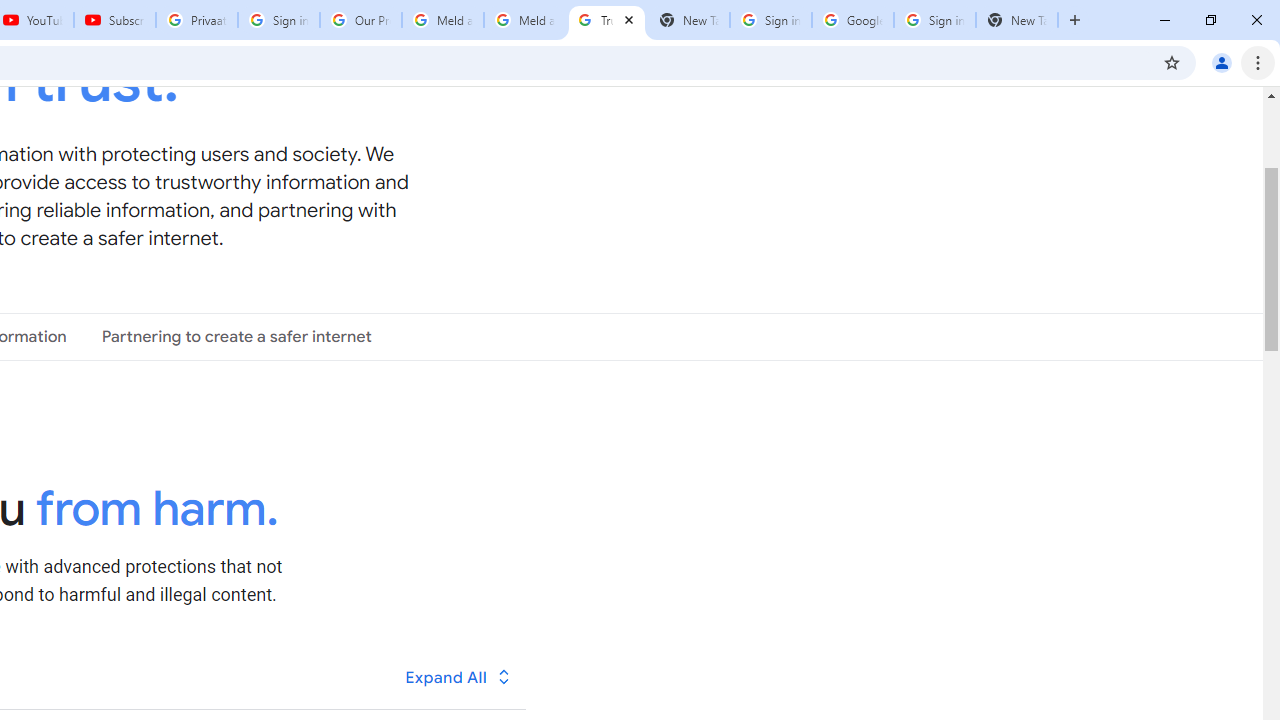  What do you see at coordinates (934, 20) in the screenshot?
I see `'Sign in - Google Accounts'` at bounding box center [934, 20].